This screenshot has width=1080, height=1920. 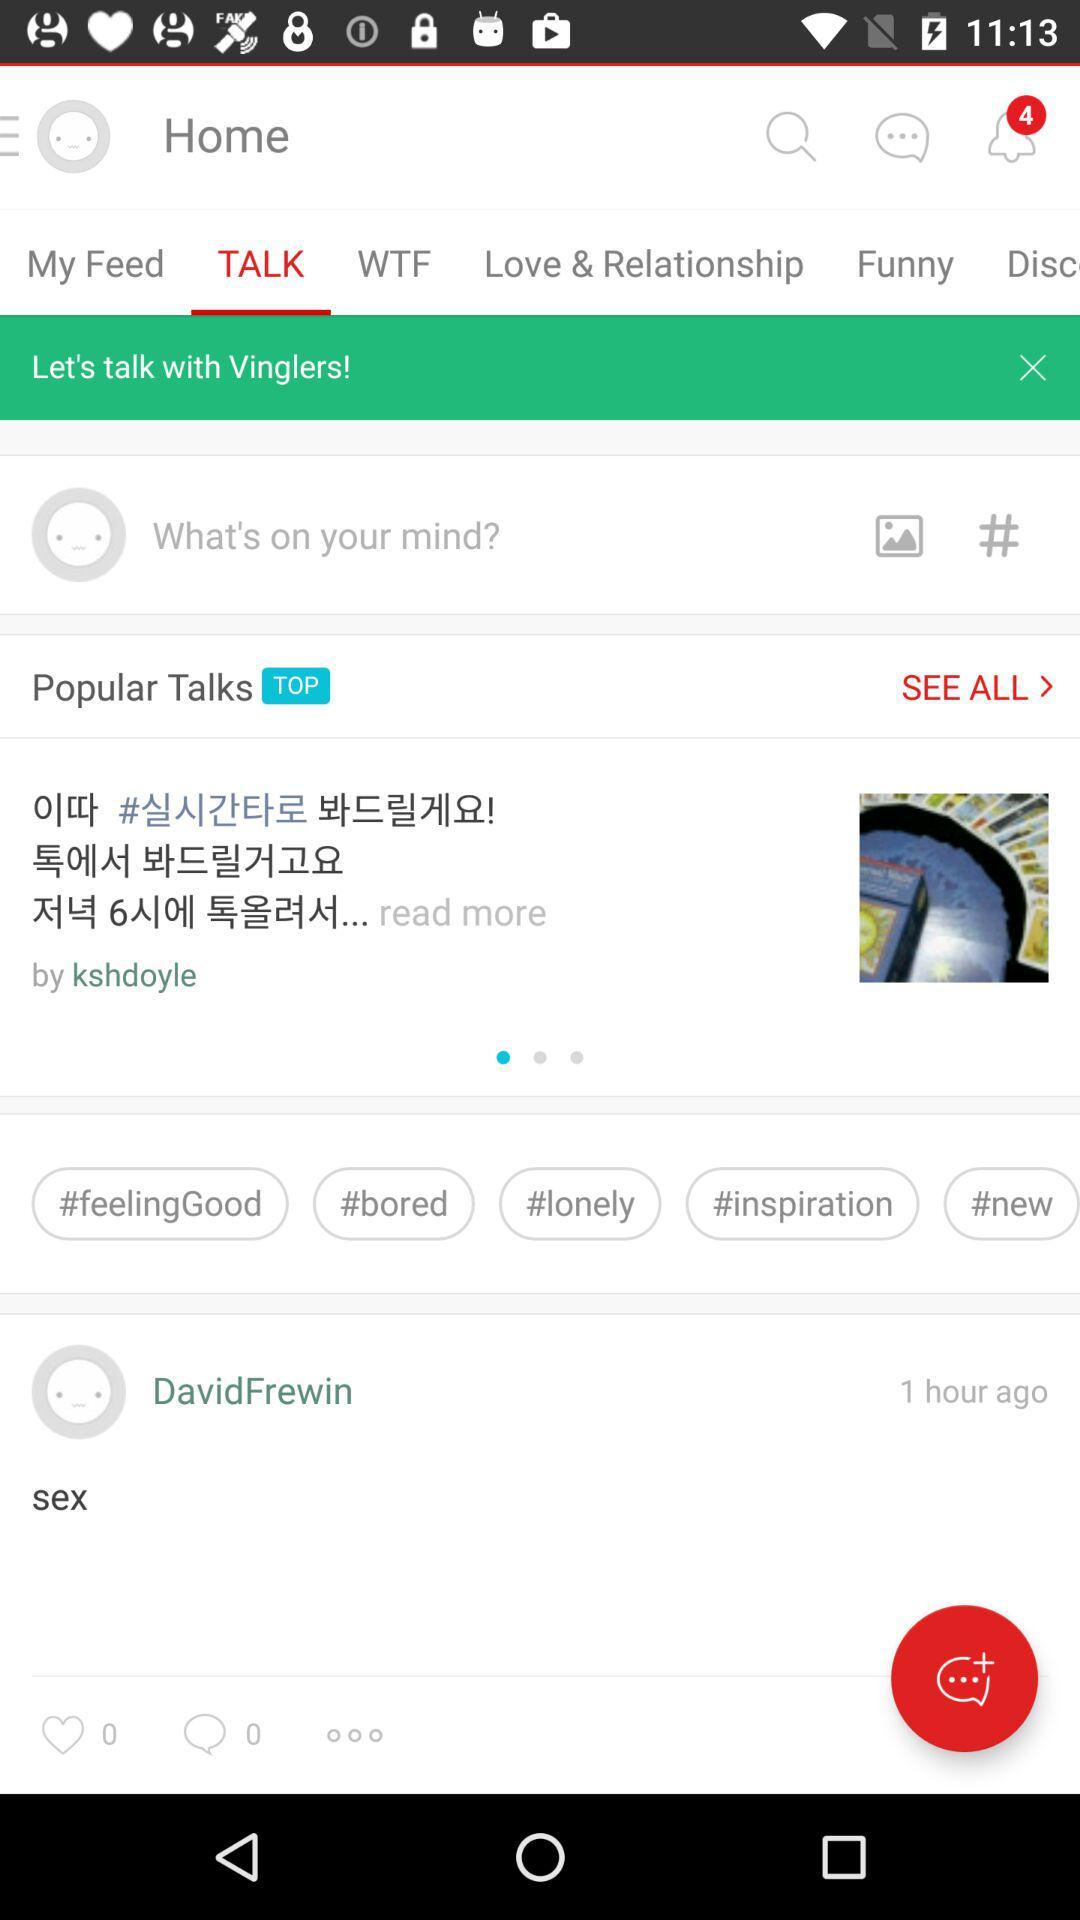 What do you see at coordinates (393, 1202) in the screenshot?
I see `icon to the right of #feelinggood item` at bounding box center [393, 1202].